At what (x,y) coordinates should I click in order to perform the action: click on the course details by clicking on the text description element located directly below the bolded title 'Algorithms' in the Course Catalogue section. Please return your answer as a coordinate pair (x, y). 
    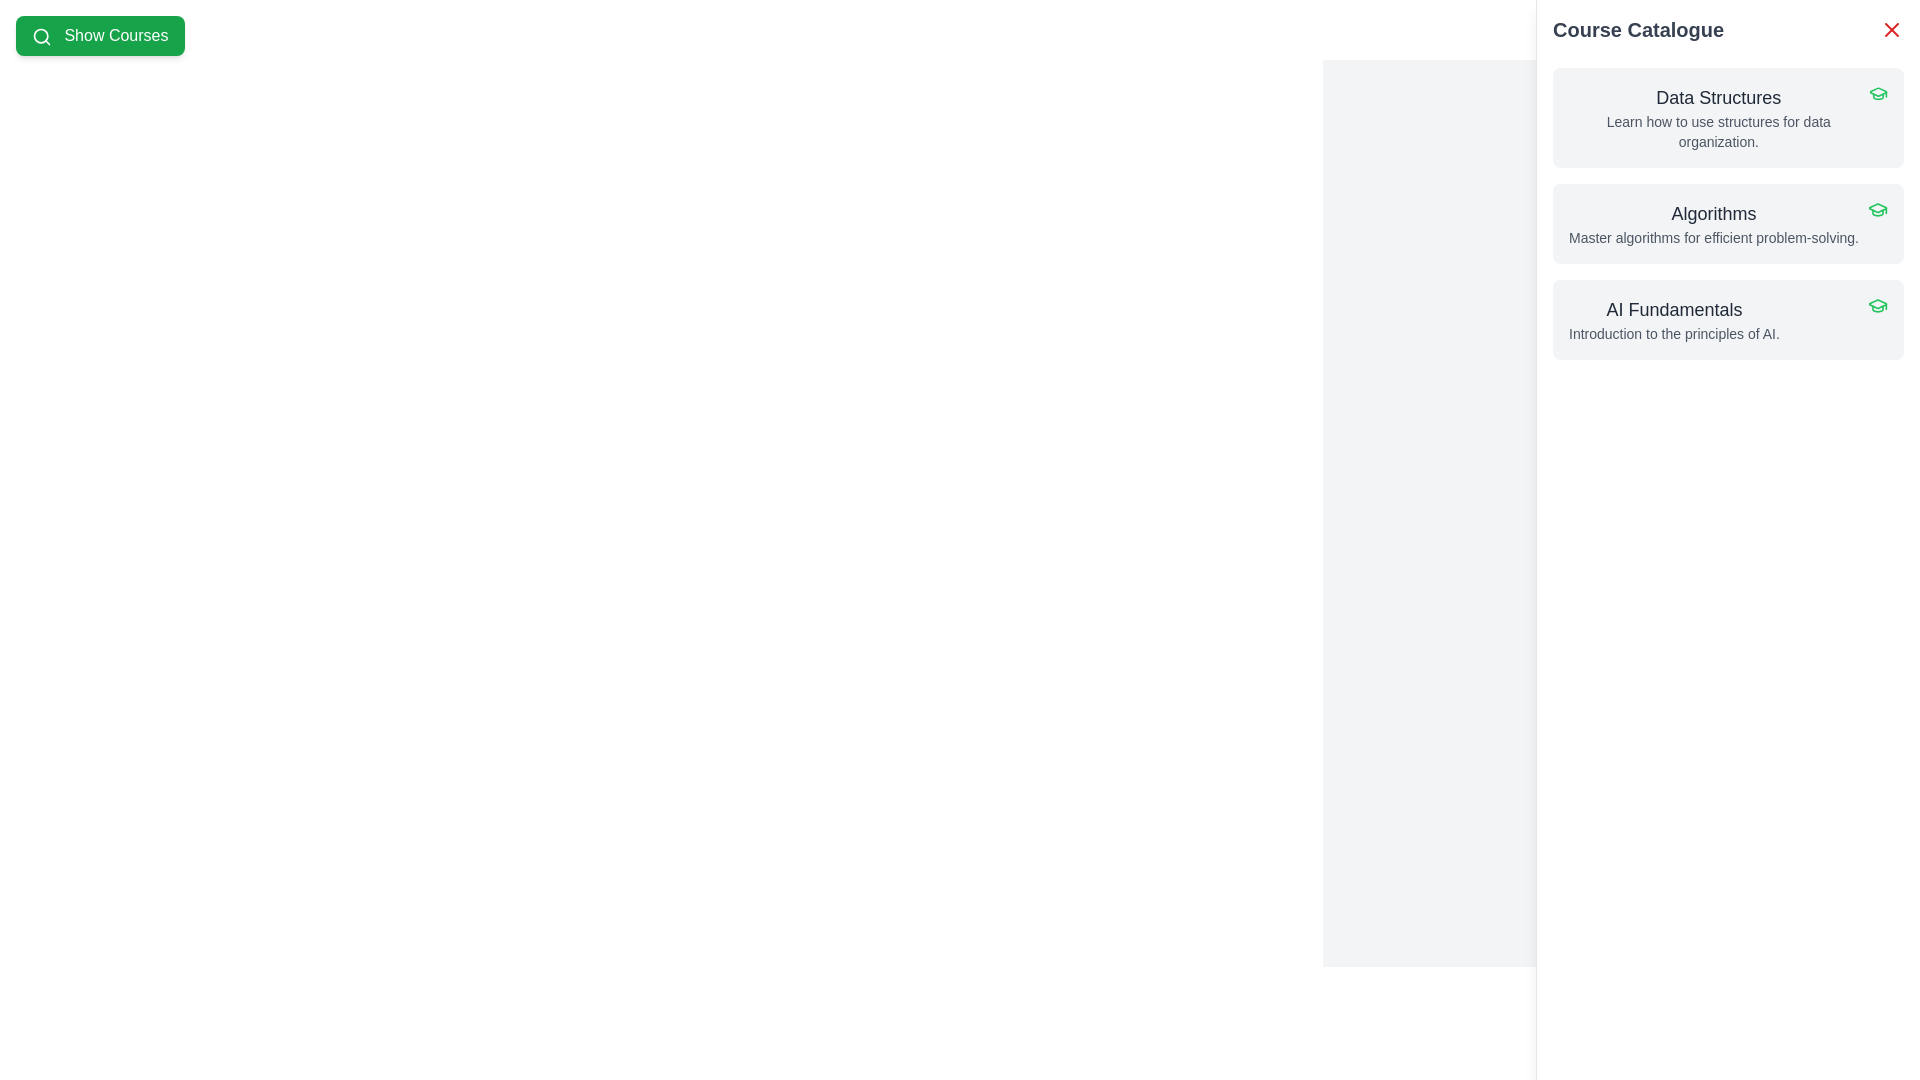
    Looking at the image, I should click on (1712, 237).